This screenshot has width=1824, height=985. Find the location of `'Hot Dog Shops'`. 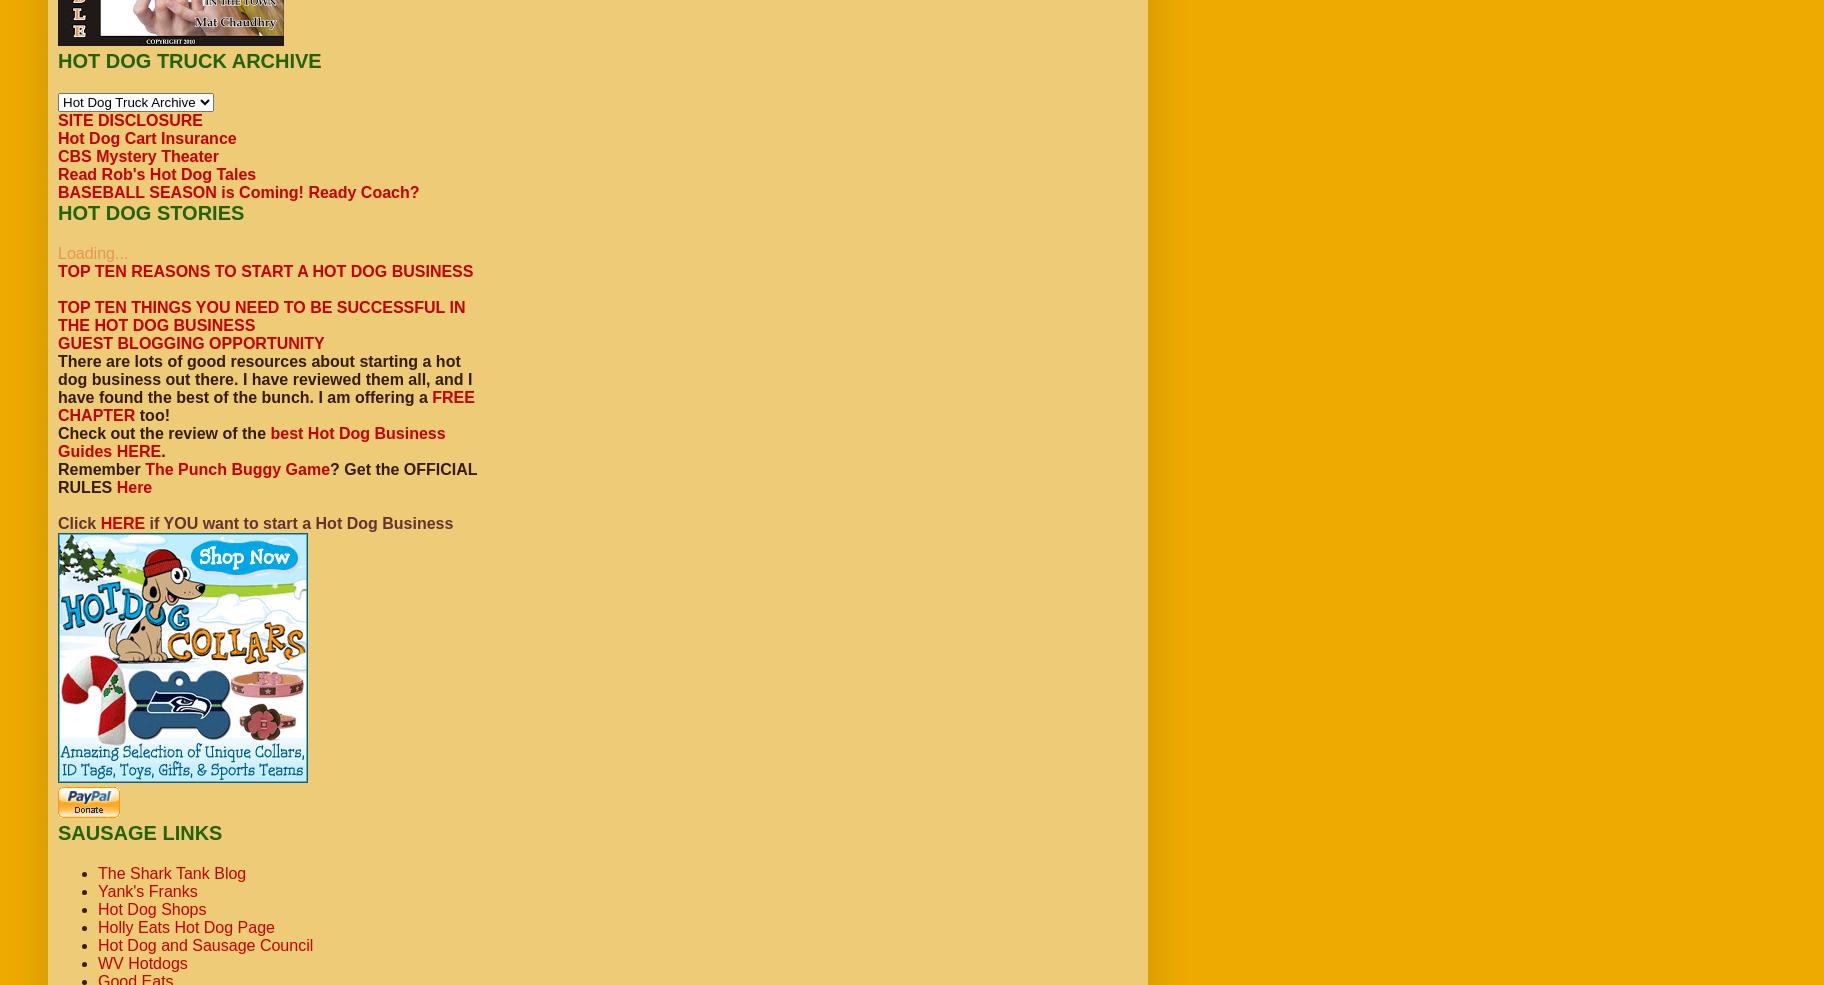

'Hot Dog Shops' is located at coordinates (150, 909).